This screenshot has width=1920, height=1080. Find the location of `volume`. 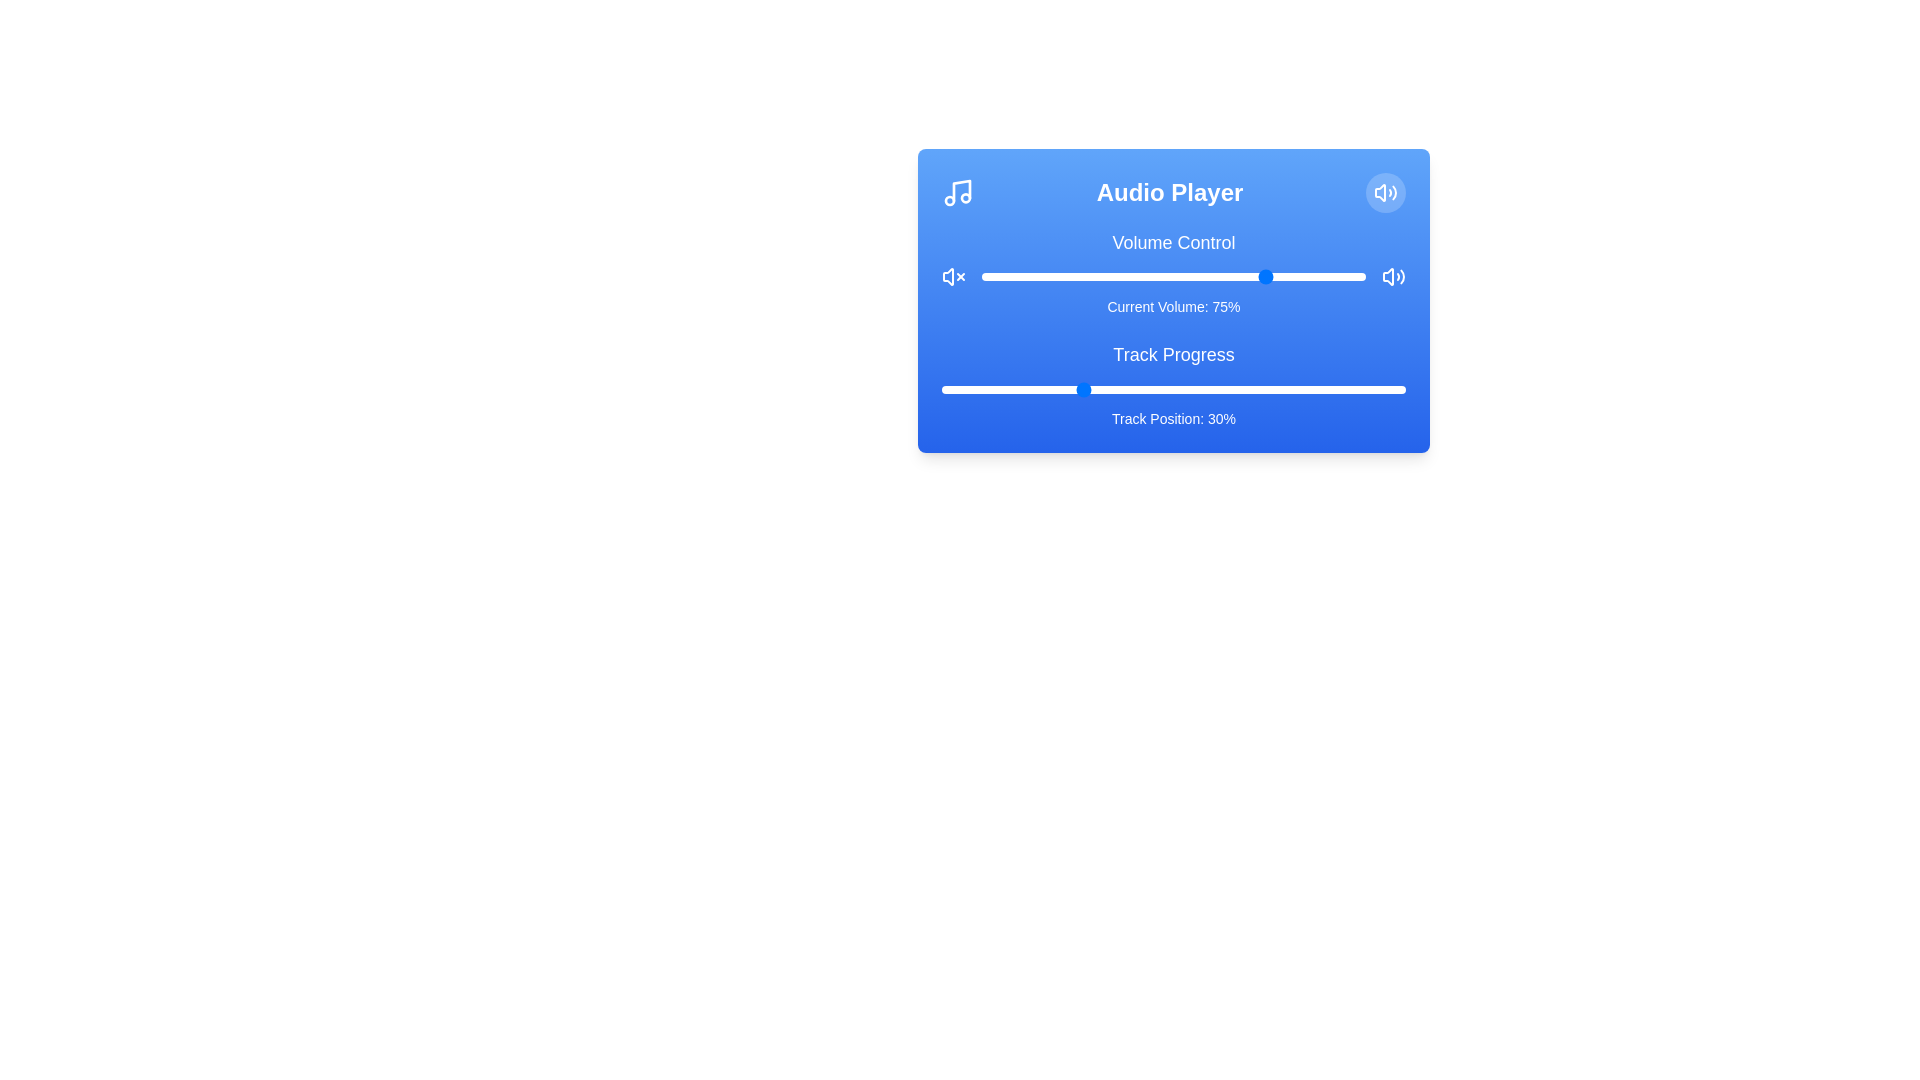

volume is located at coordinates (1304, 273).